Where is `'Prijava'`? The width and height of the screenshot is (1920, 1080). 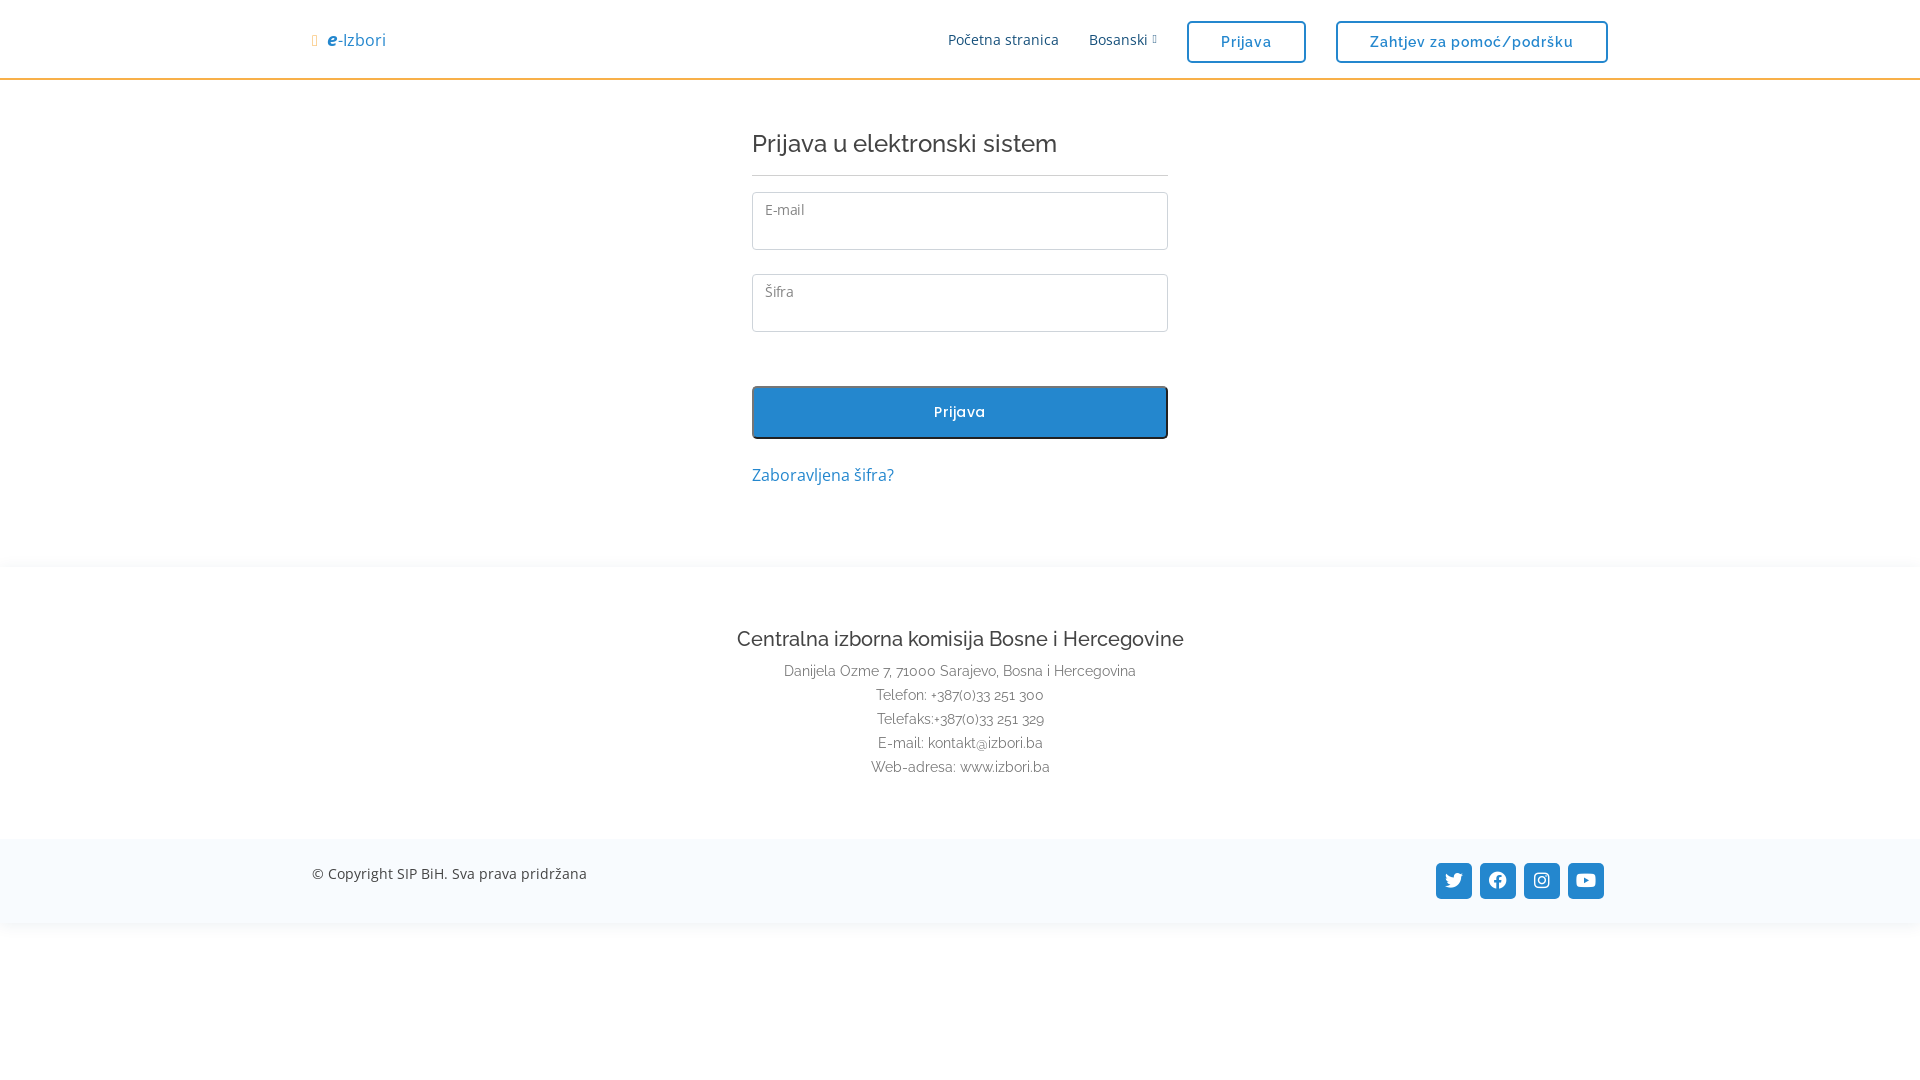 'Prijava' is located at coordinates (960, 411).